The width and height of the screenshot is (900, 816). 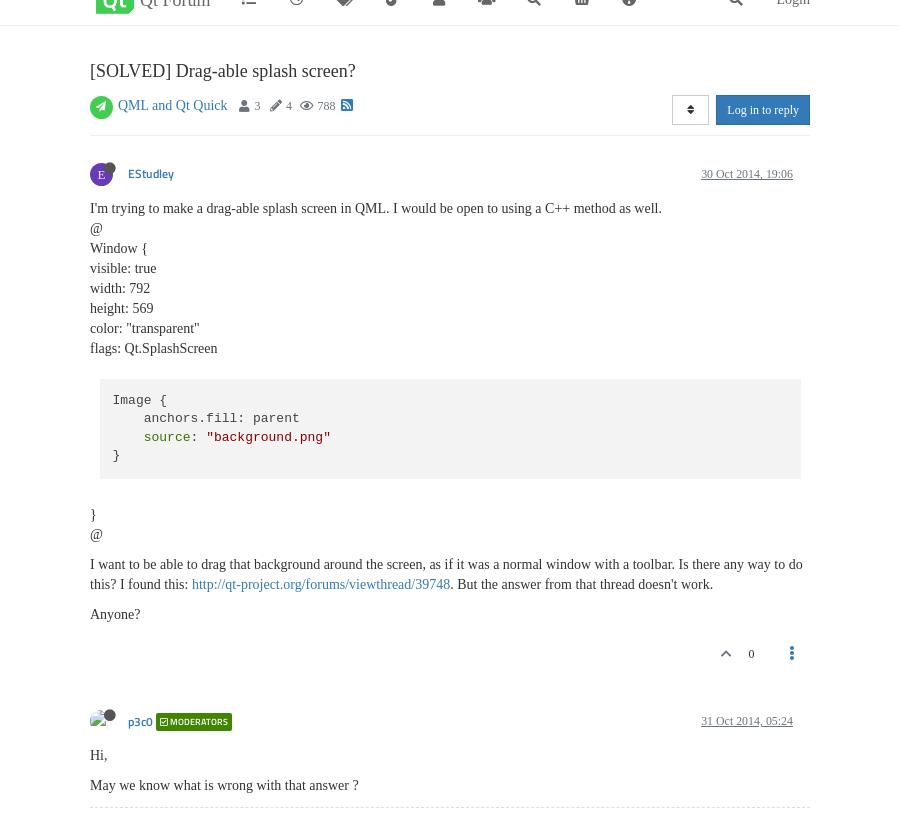 What do you see at coordinates (118, 247) in the screenshot?
I see `'Window {'` at bounding box center [118, 247].